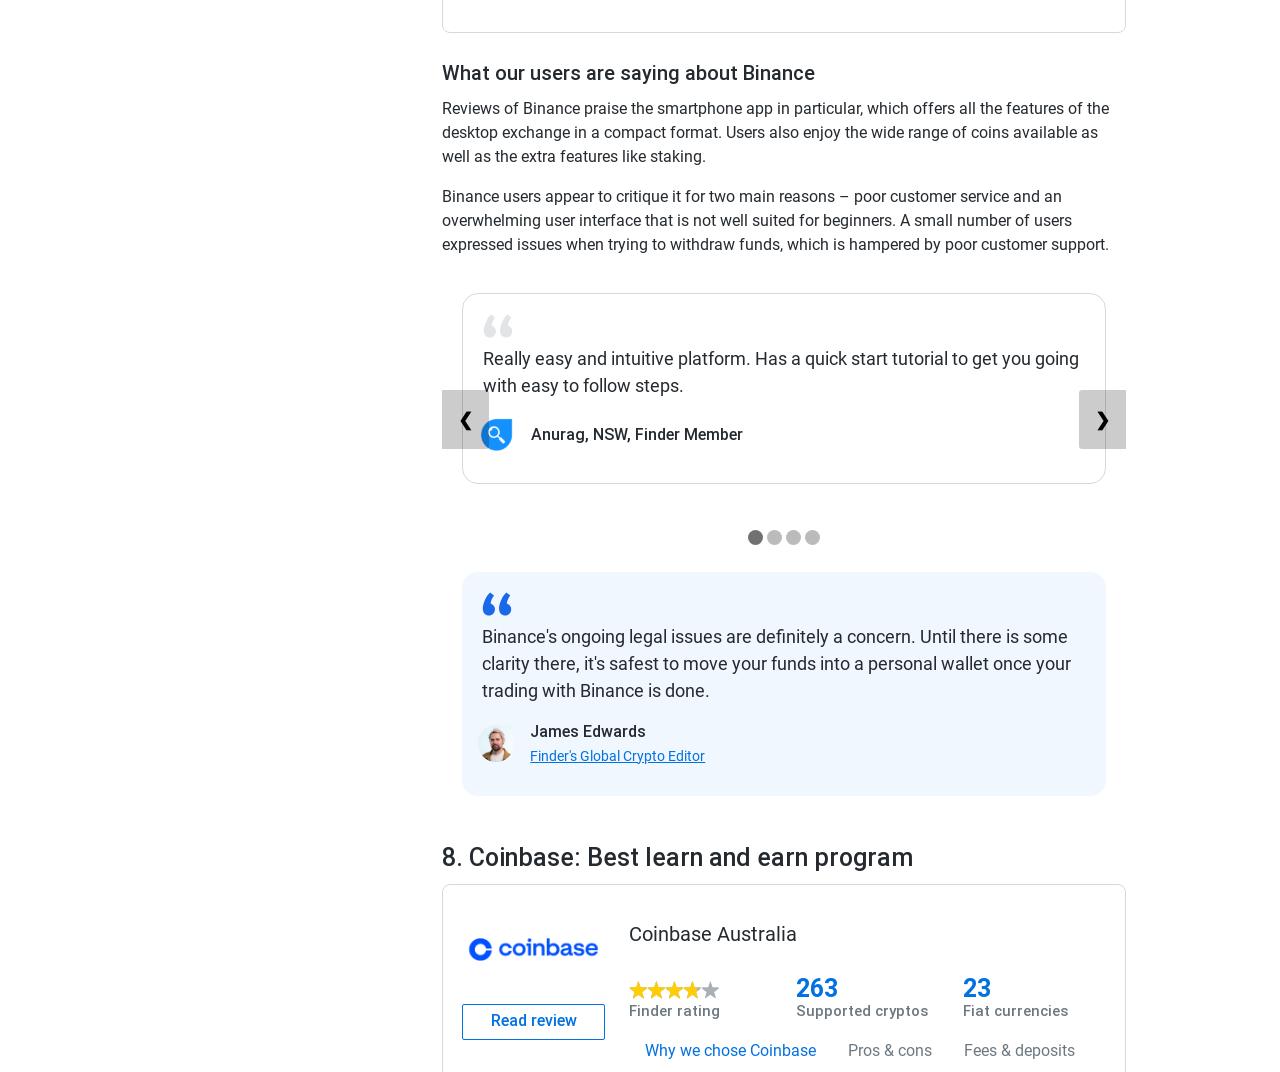 This screenshot has height=1072, width=1280. I want to click on 'Binance users appear to critique it for two main reasons – poor customer service and an overwhelming user interface that is not well suited for beginners. A small number of users expressed issues when trying to withdraw funds, which is hampered by poor customer support.', so click(774, 220).